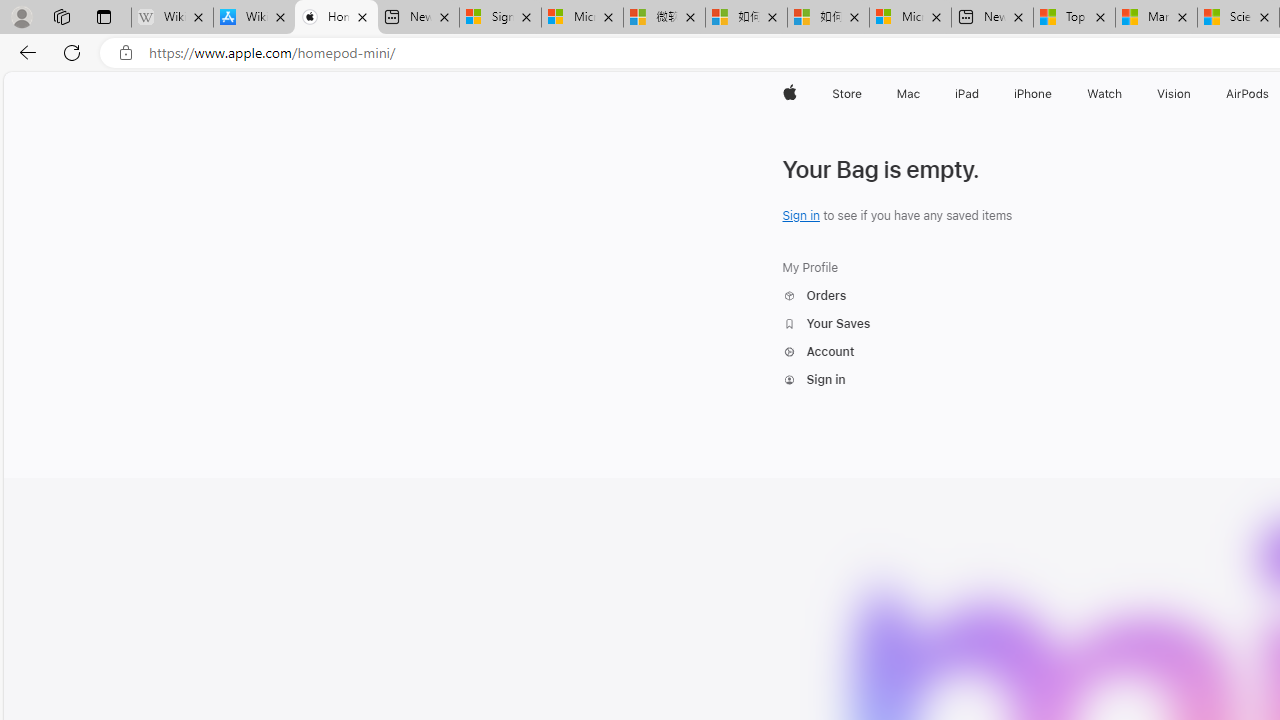 The image size is (1280, 720). What do you see at coordinates (1195, 93) in the screenshot?
I see `'Vision menu'` at bounding box center [1195, 93].